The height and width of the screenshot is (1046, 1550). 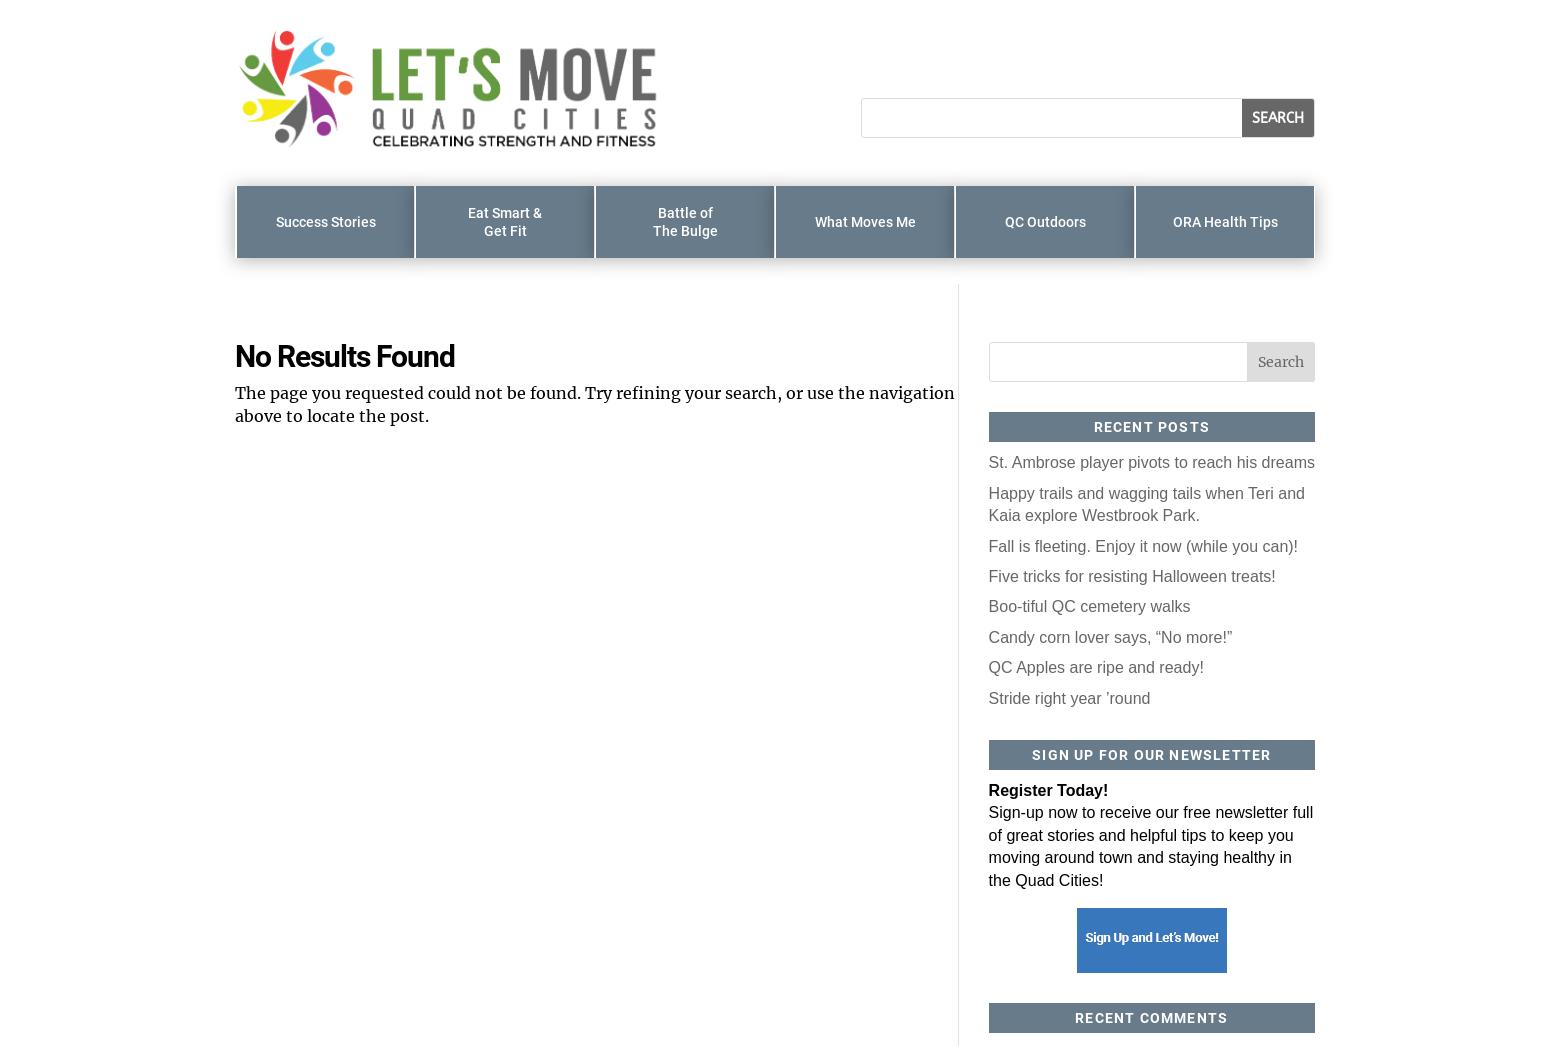 What do you see at coordinates (683, 229) in the screenshot?
I see `'The Bulge'` at bounding box center [683, 229].